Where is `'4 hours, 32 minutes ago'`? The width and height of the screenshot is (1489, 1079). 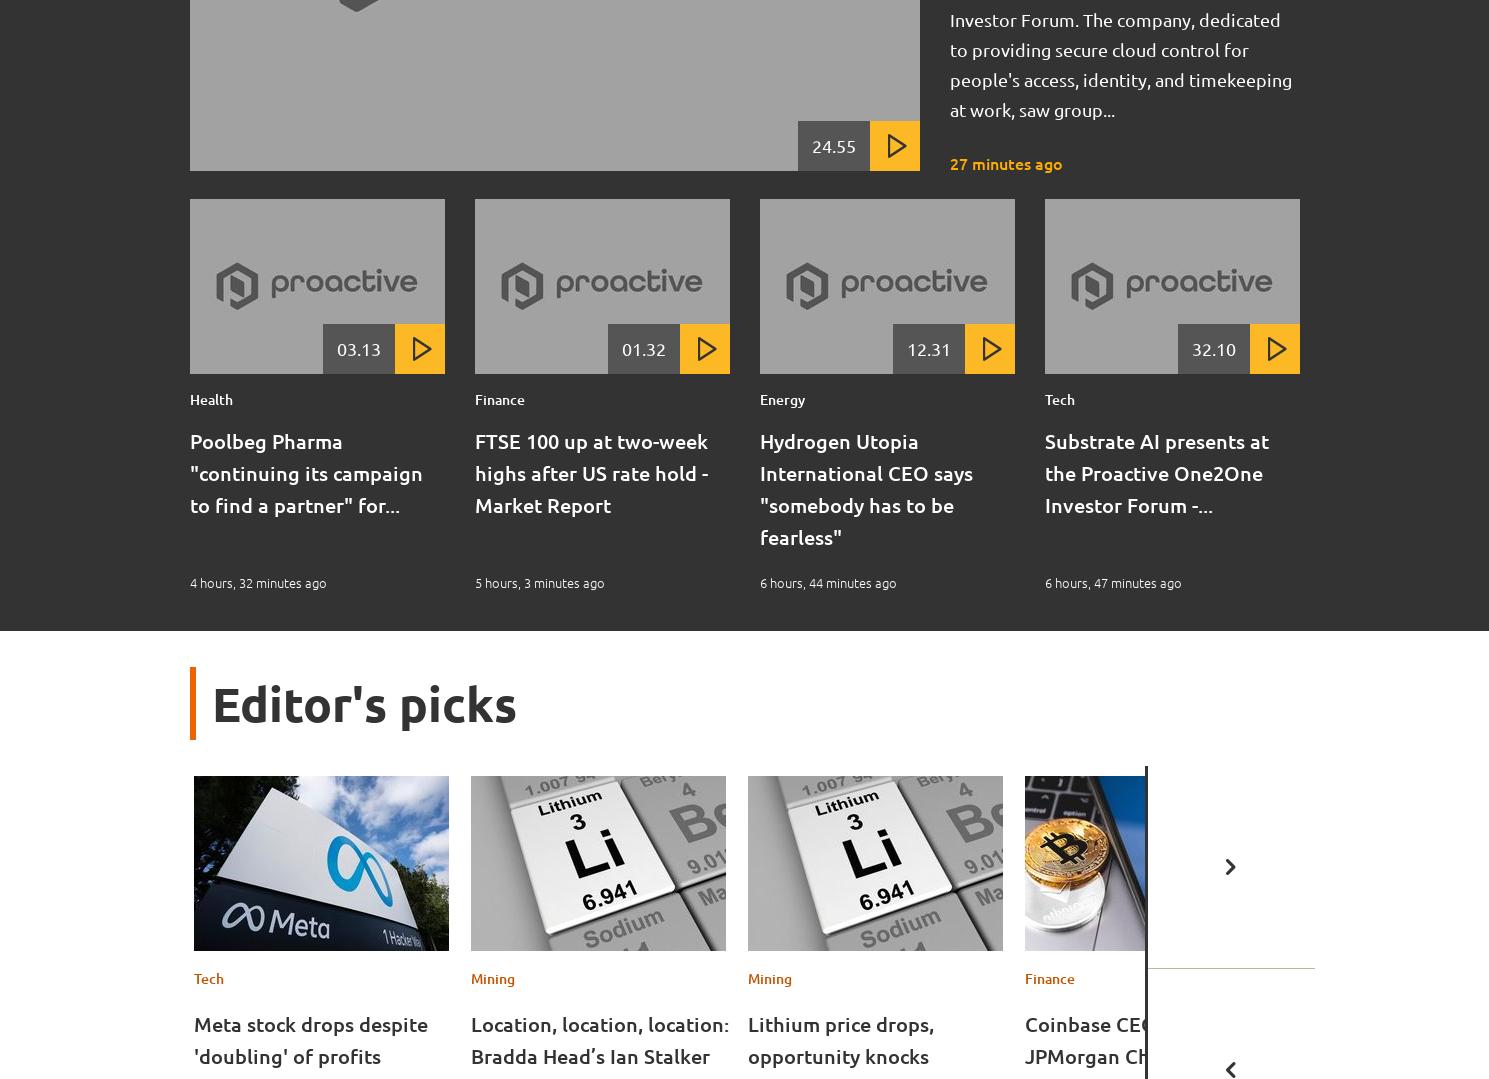
'4 hours, 32 minutes ago' is located at coordinates (257, 582).